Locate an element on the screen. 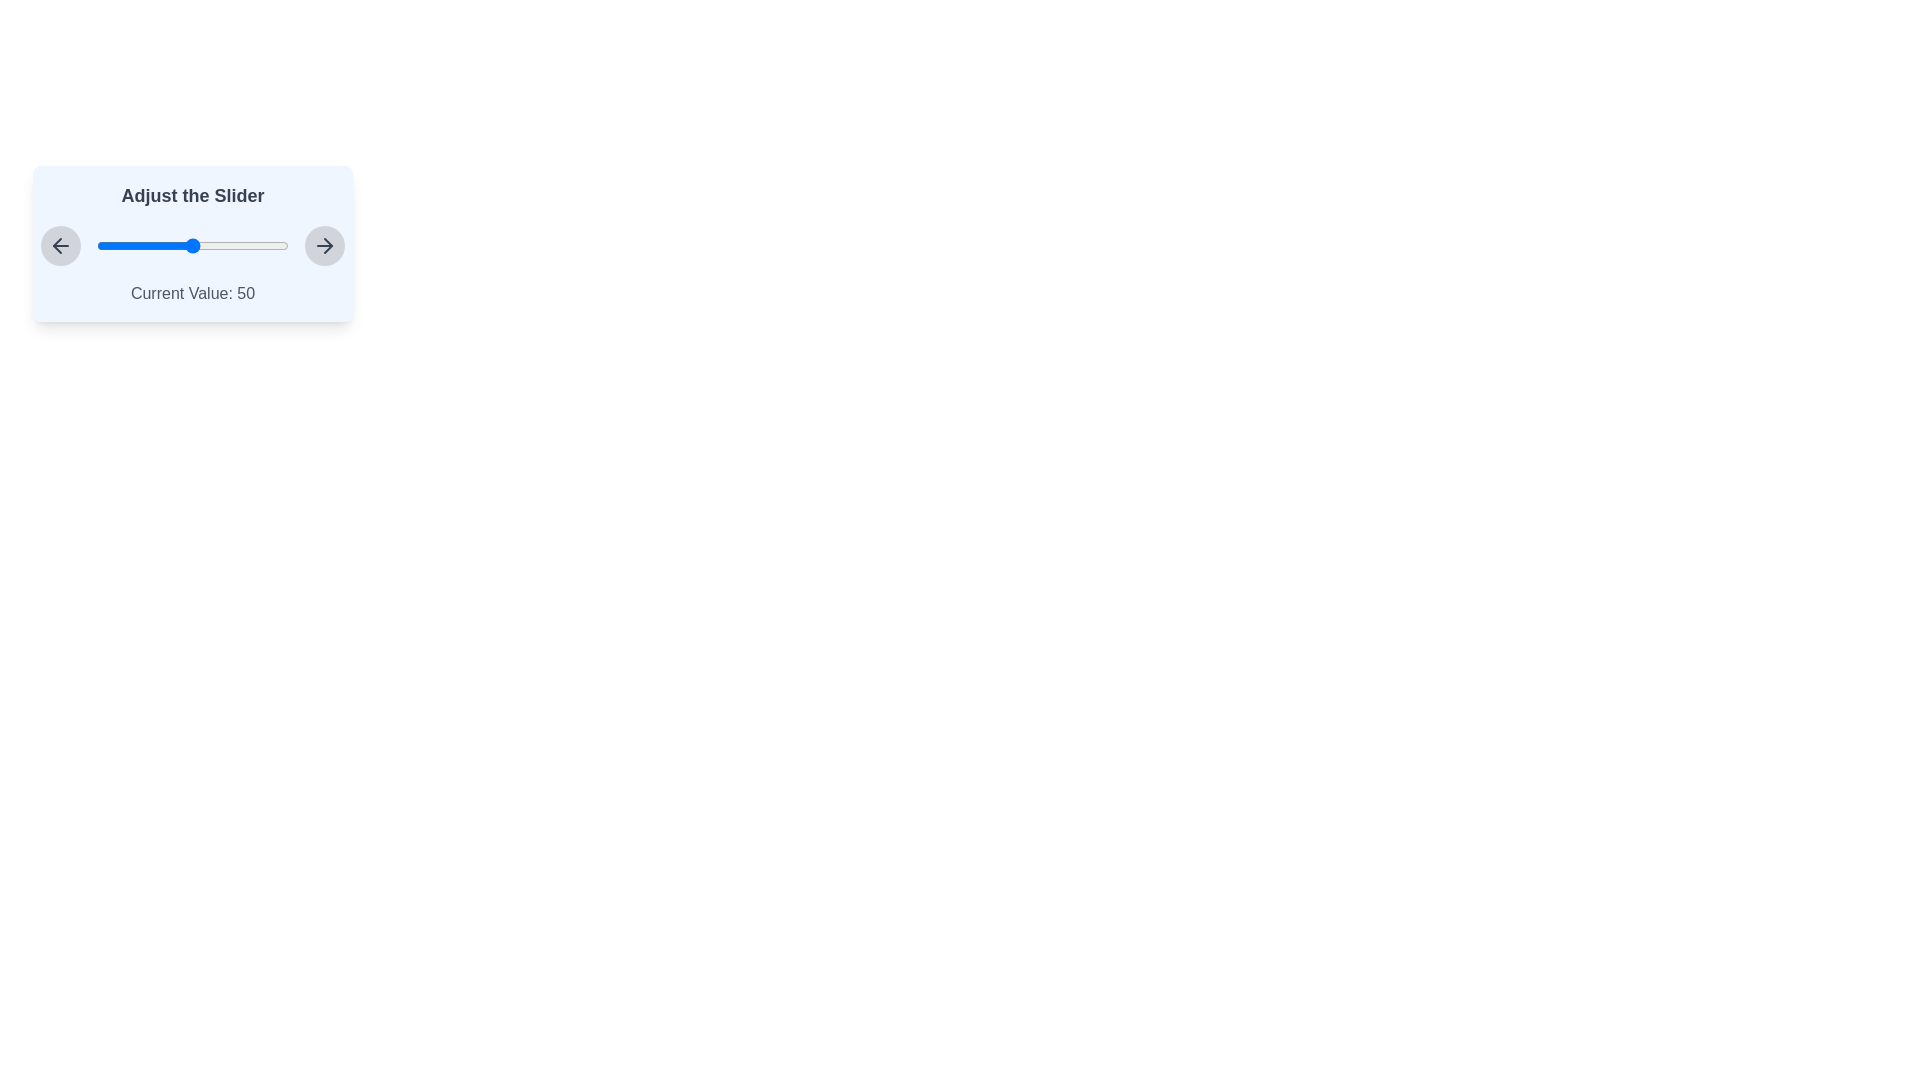 The width and height of the screenshot is (1920, 1080). the leftward navigational arrow icon inside the circular button is located at coordinates (61, 245).